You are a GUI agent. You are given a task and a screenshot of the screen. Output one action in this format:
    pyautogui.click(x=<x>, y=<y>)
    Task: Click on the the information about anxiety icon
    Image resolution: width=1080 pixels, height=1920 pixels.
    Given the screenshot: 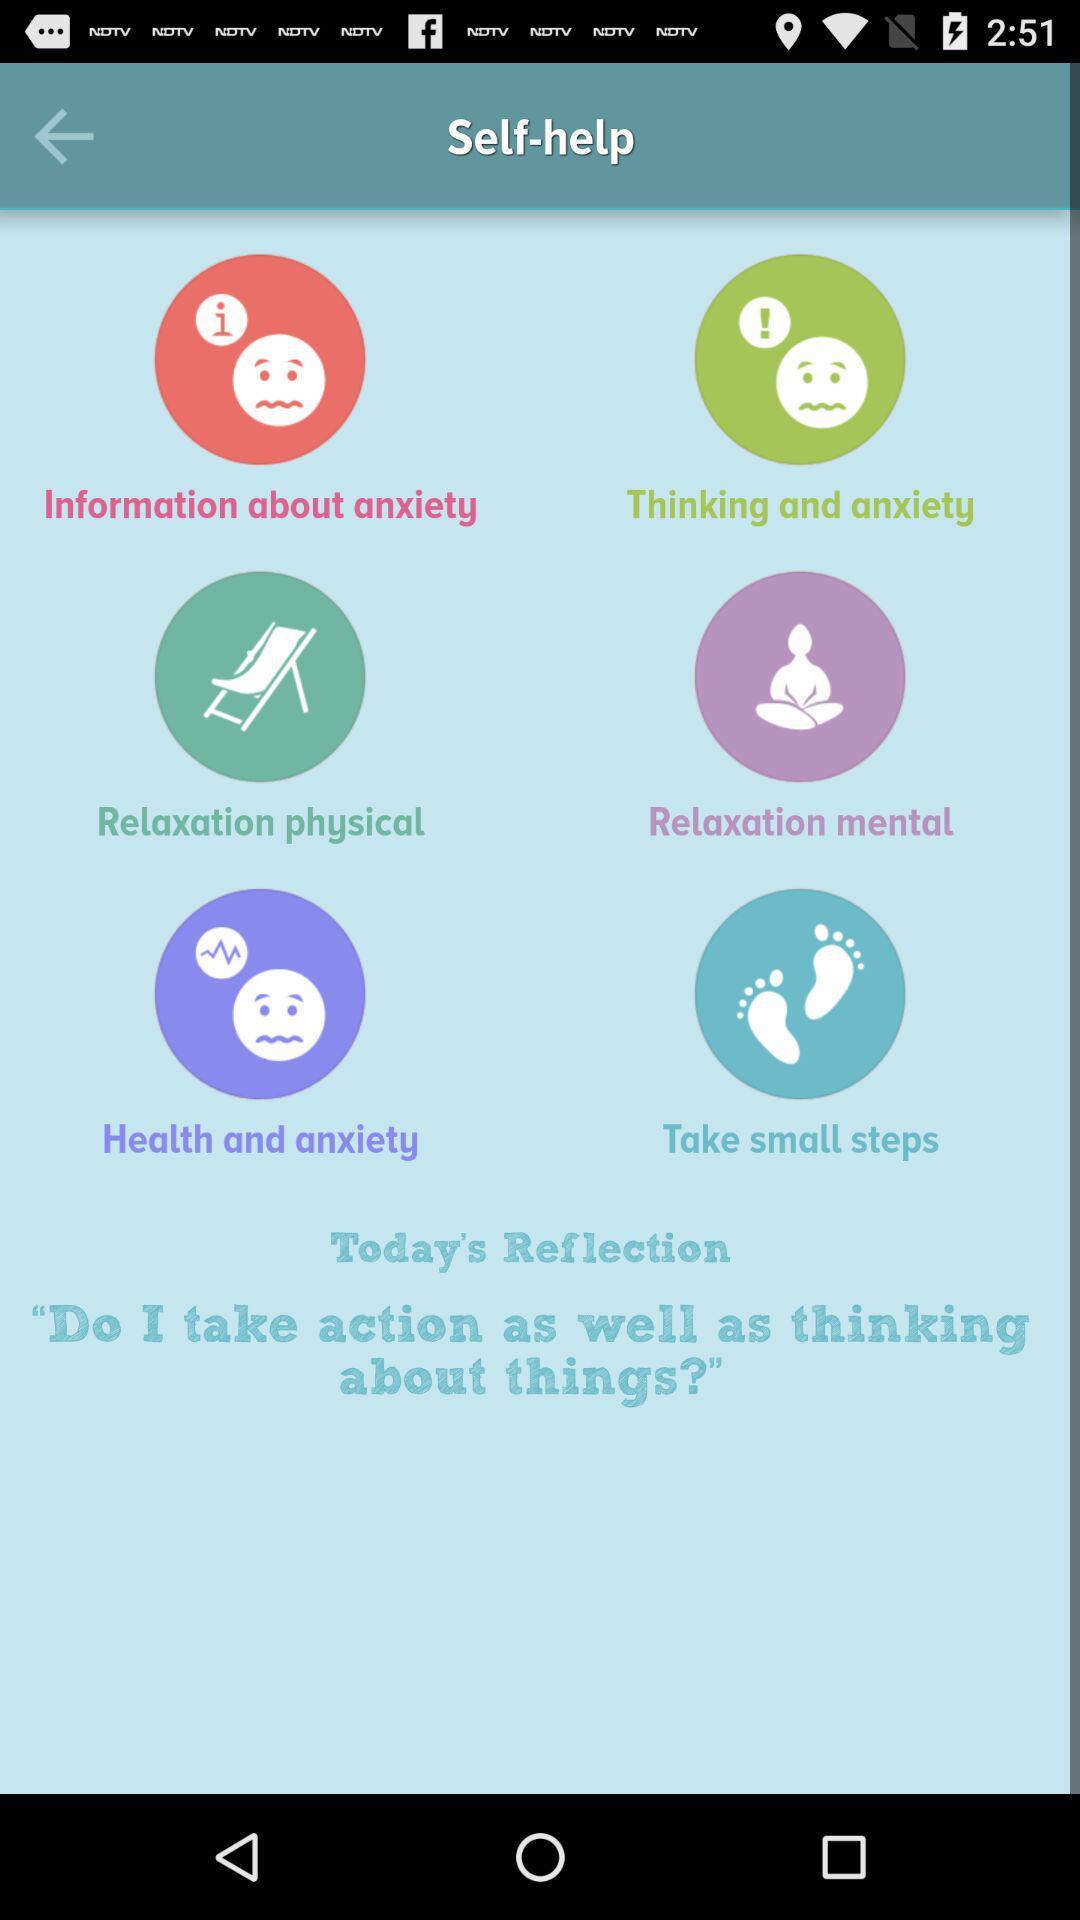 What is the action you would take?
    pyautogui.click(x=270, y=389)
    